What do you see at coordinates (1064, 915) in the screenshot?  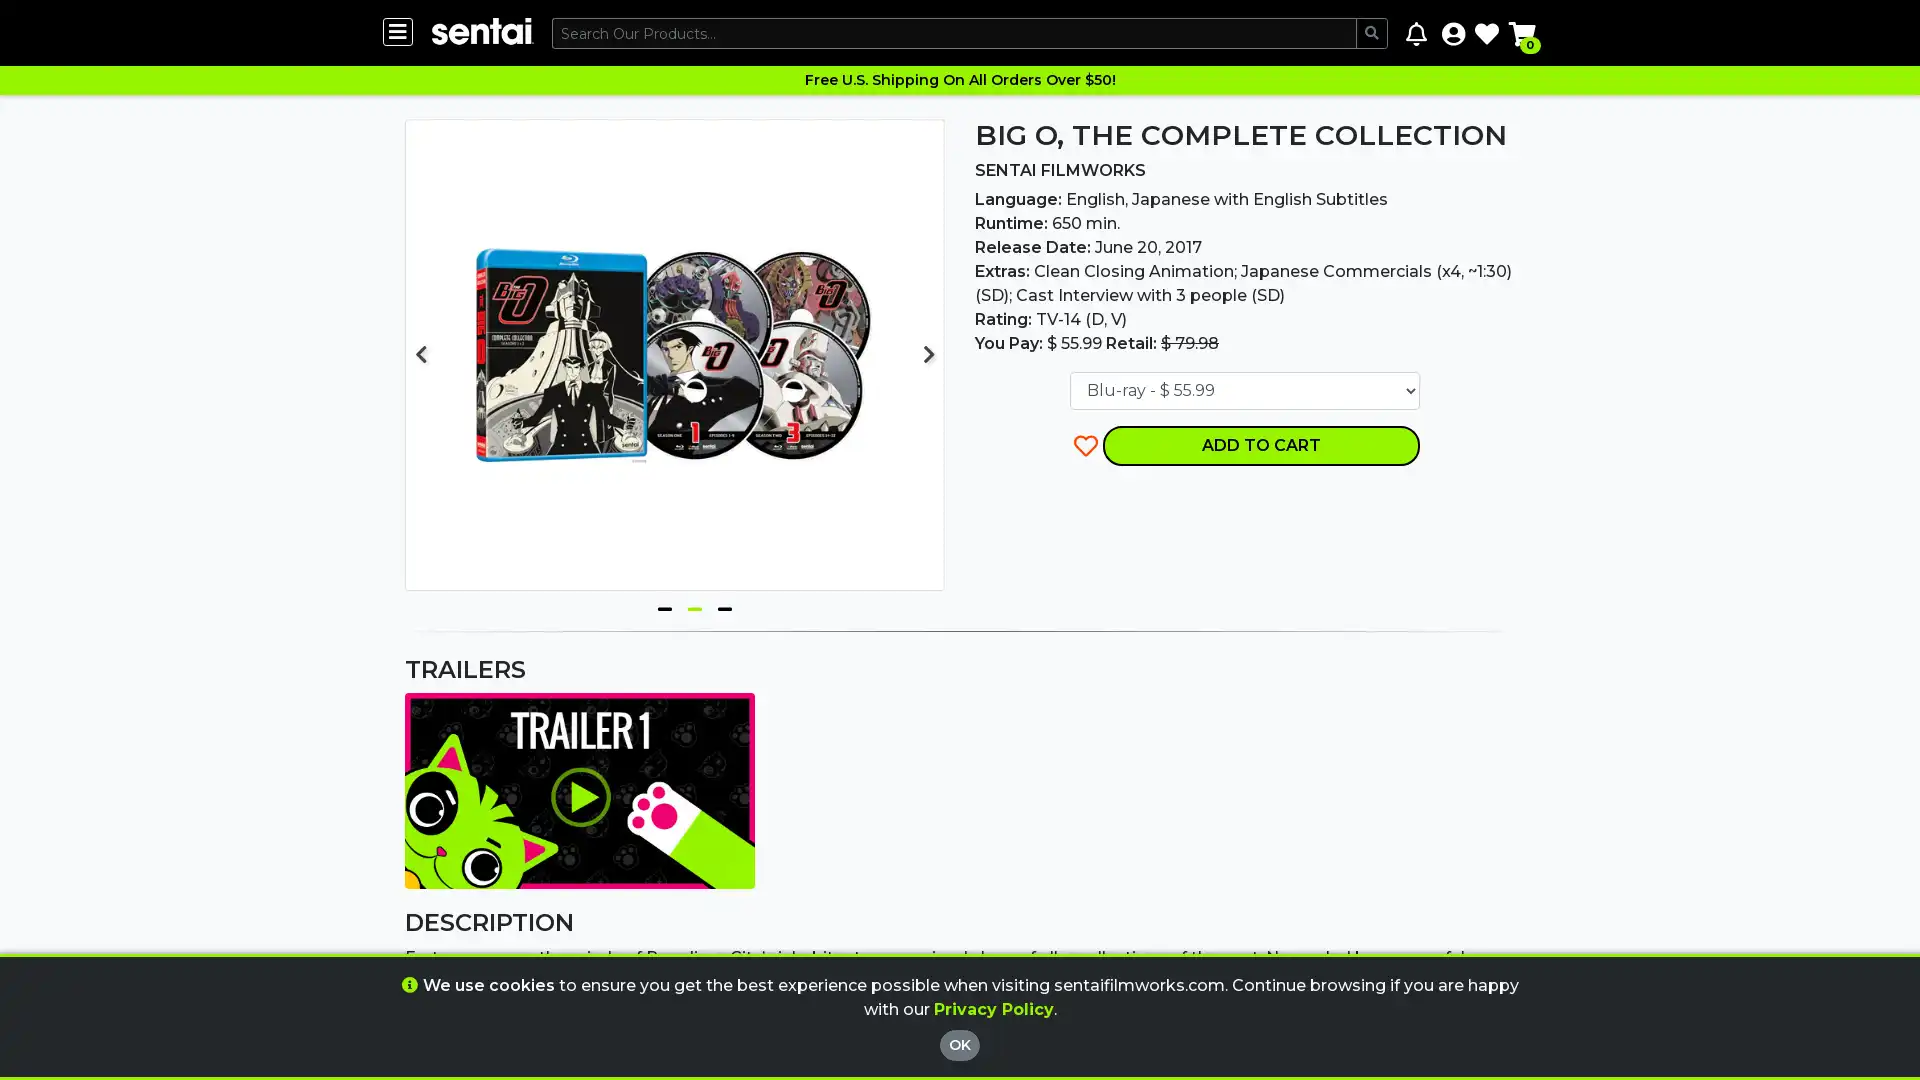 I see `Close` at bounding box center [1064, 915].